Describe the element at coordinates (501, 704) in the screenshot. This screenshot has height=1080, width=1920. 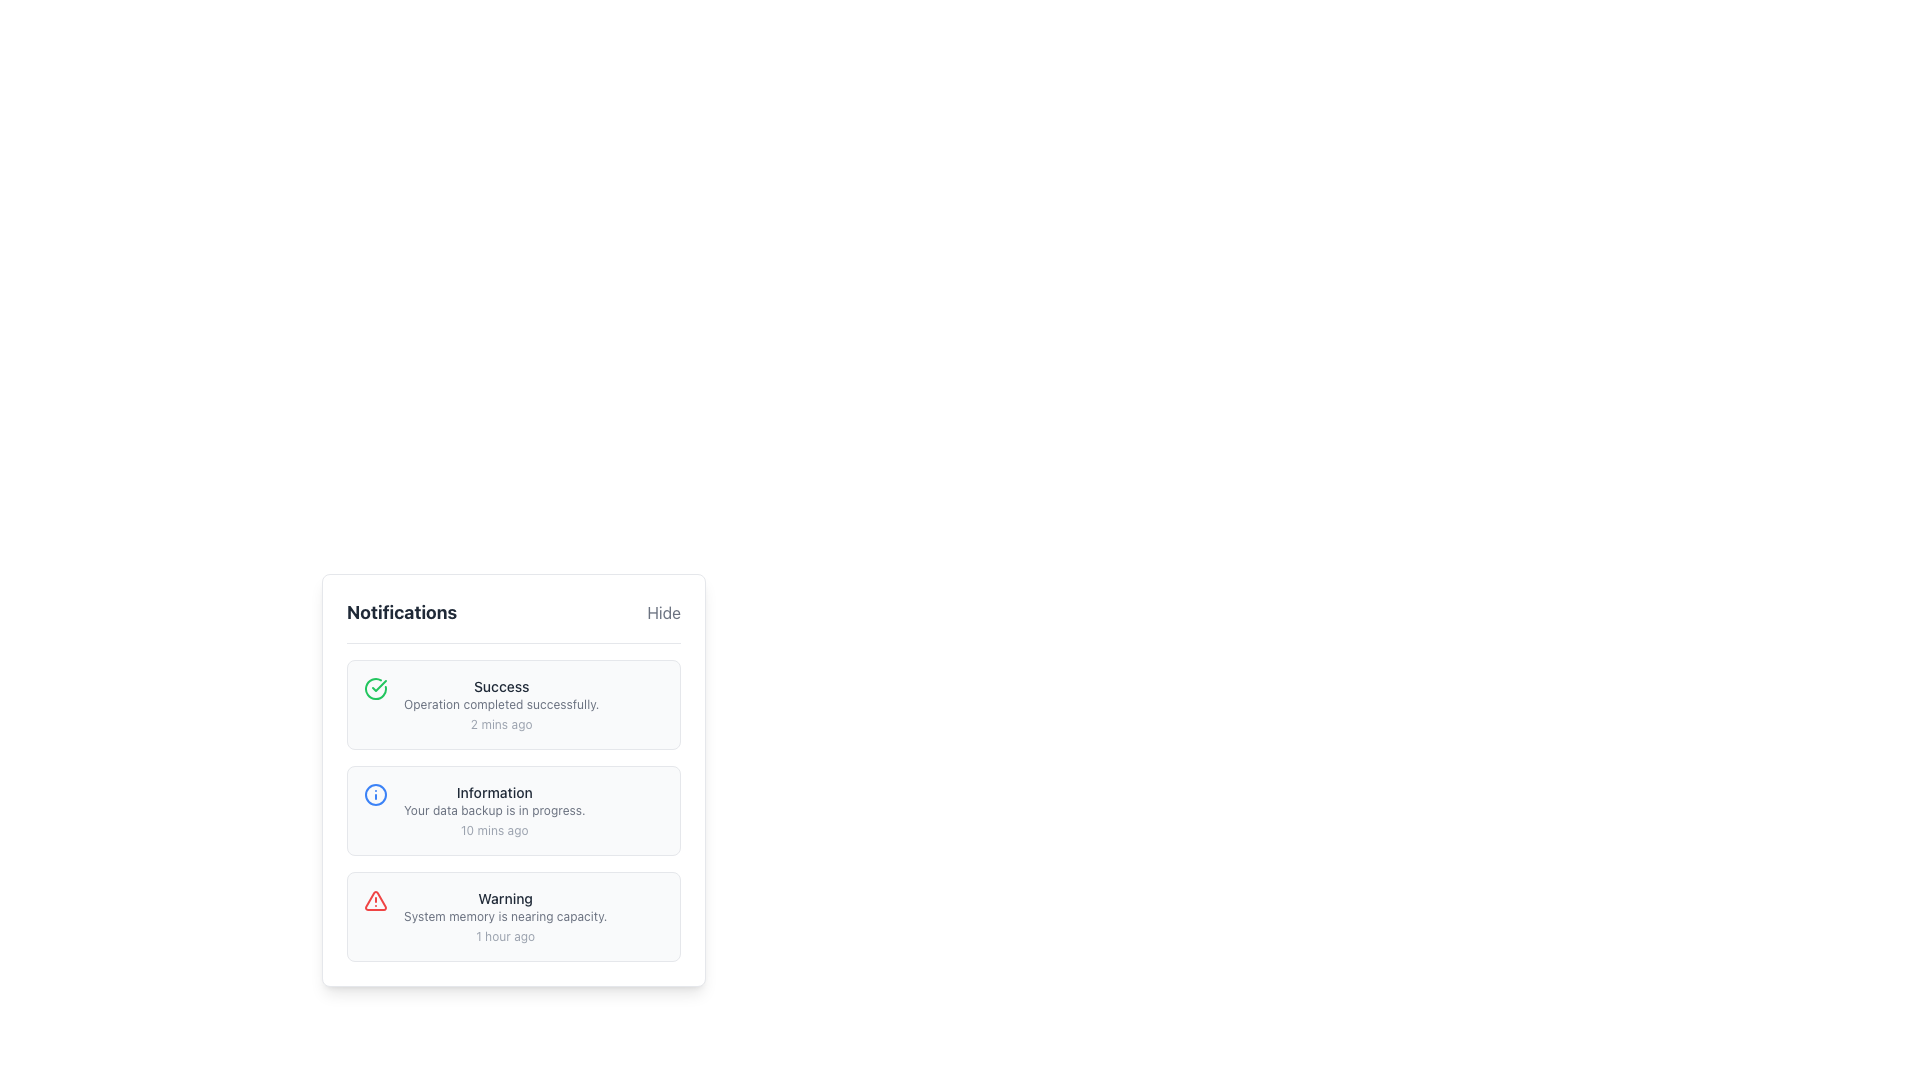
I see `the notification message component that displays 'Success' in bold, with the message 'Operation completed successfully' and the time '2 mins ago'` at that location.